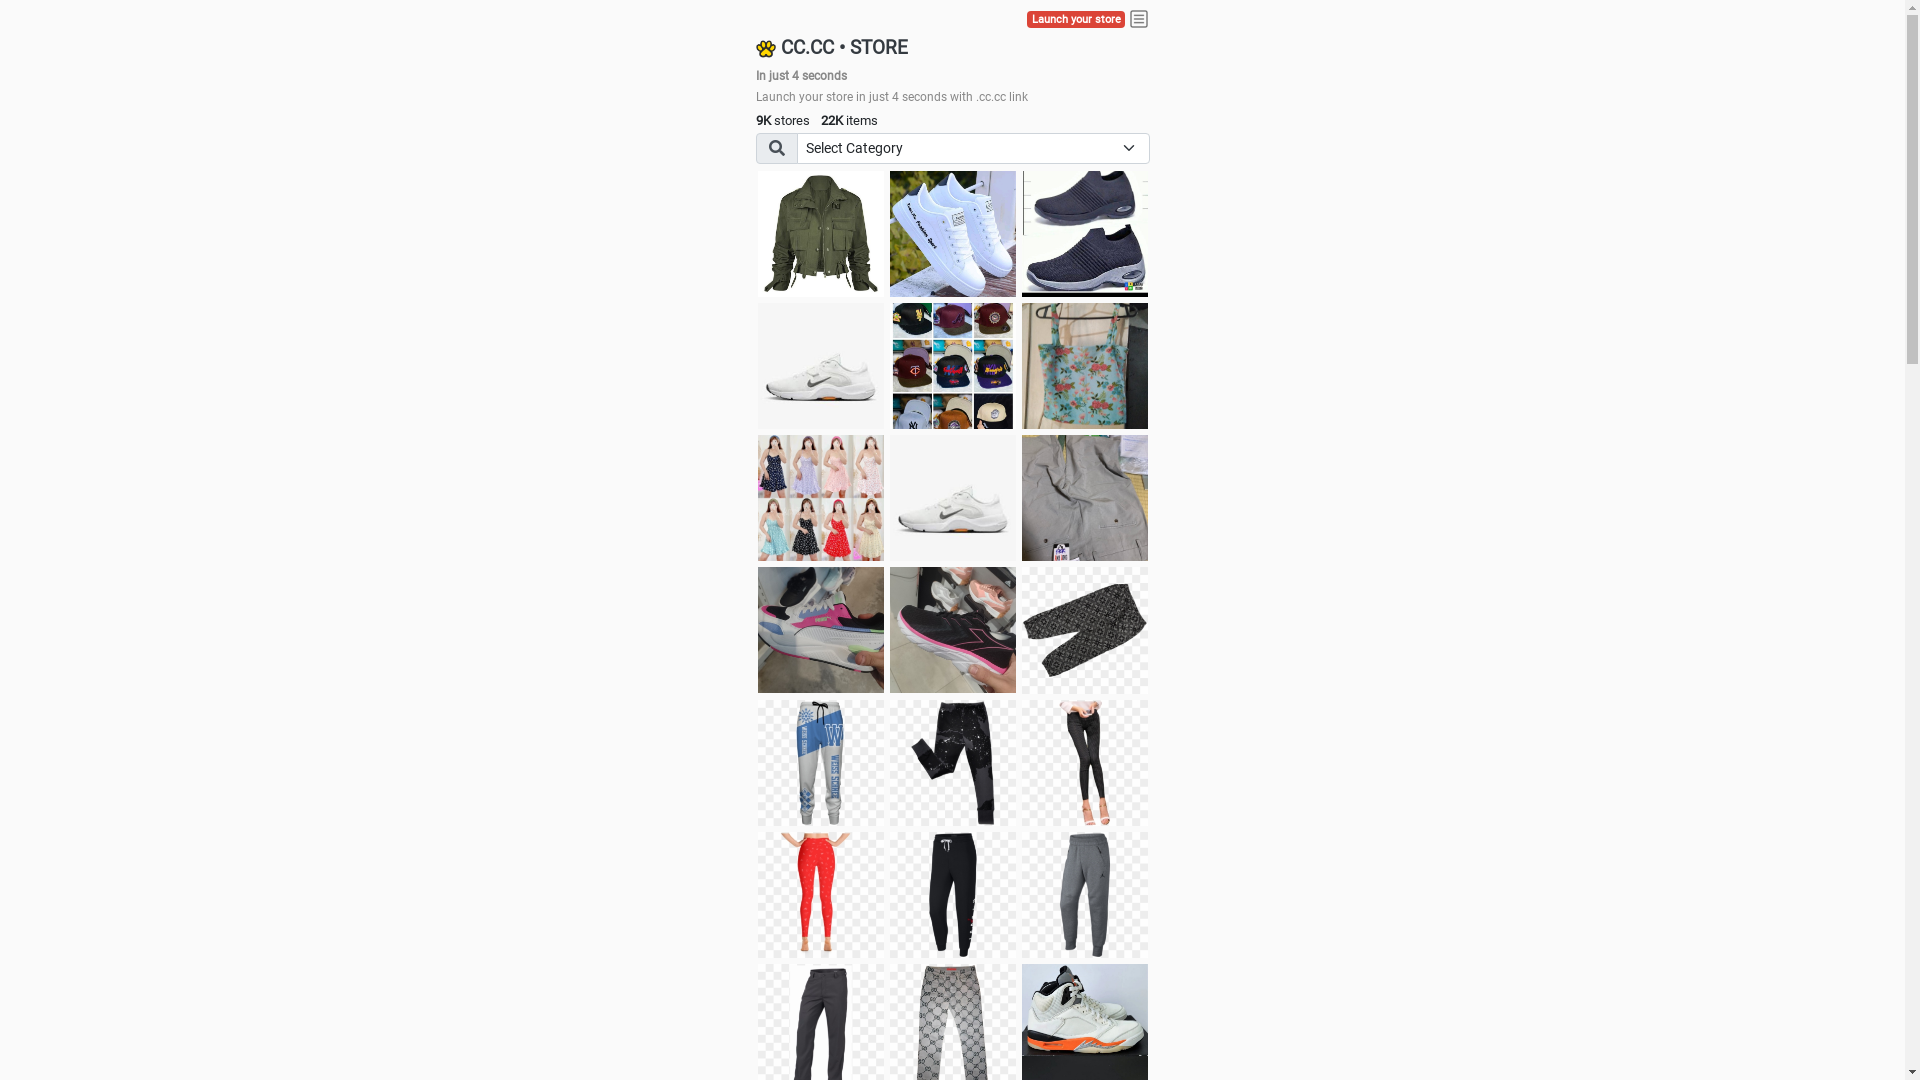 The height and width of the screenshot is (1080, 1920). What do you see at coordinates (1083, 233) in the screenshot?
I see `'shoes for boys'` at bounding box center [1083, 233].